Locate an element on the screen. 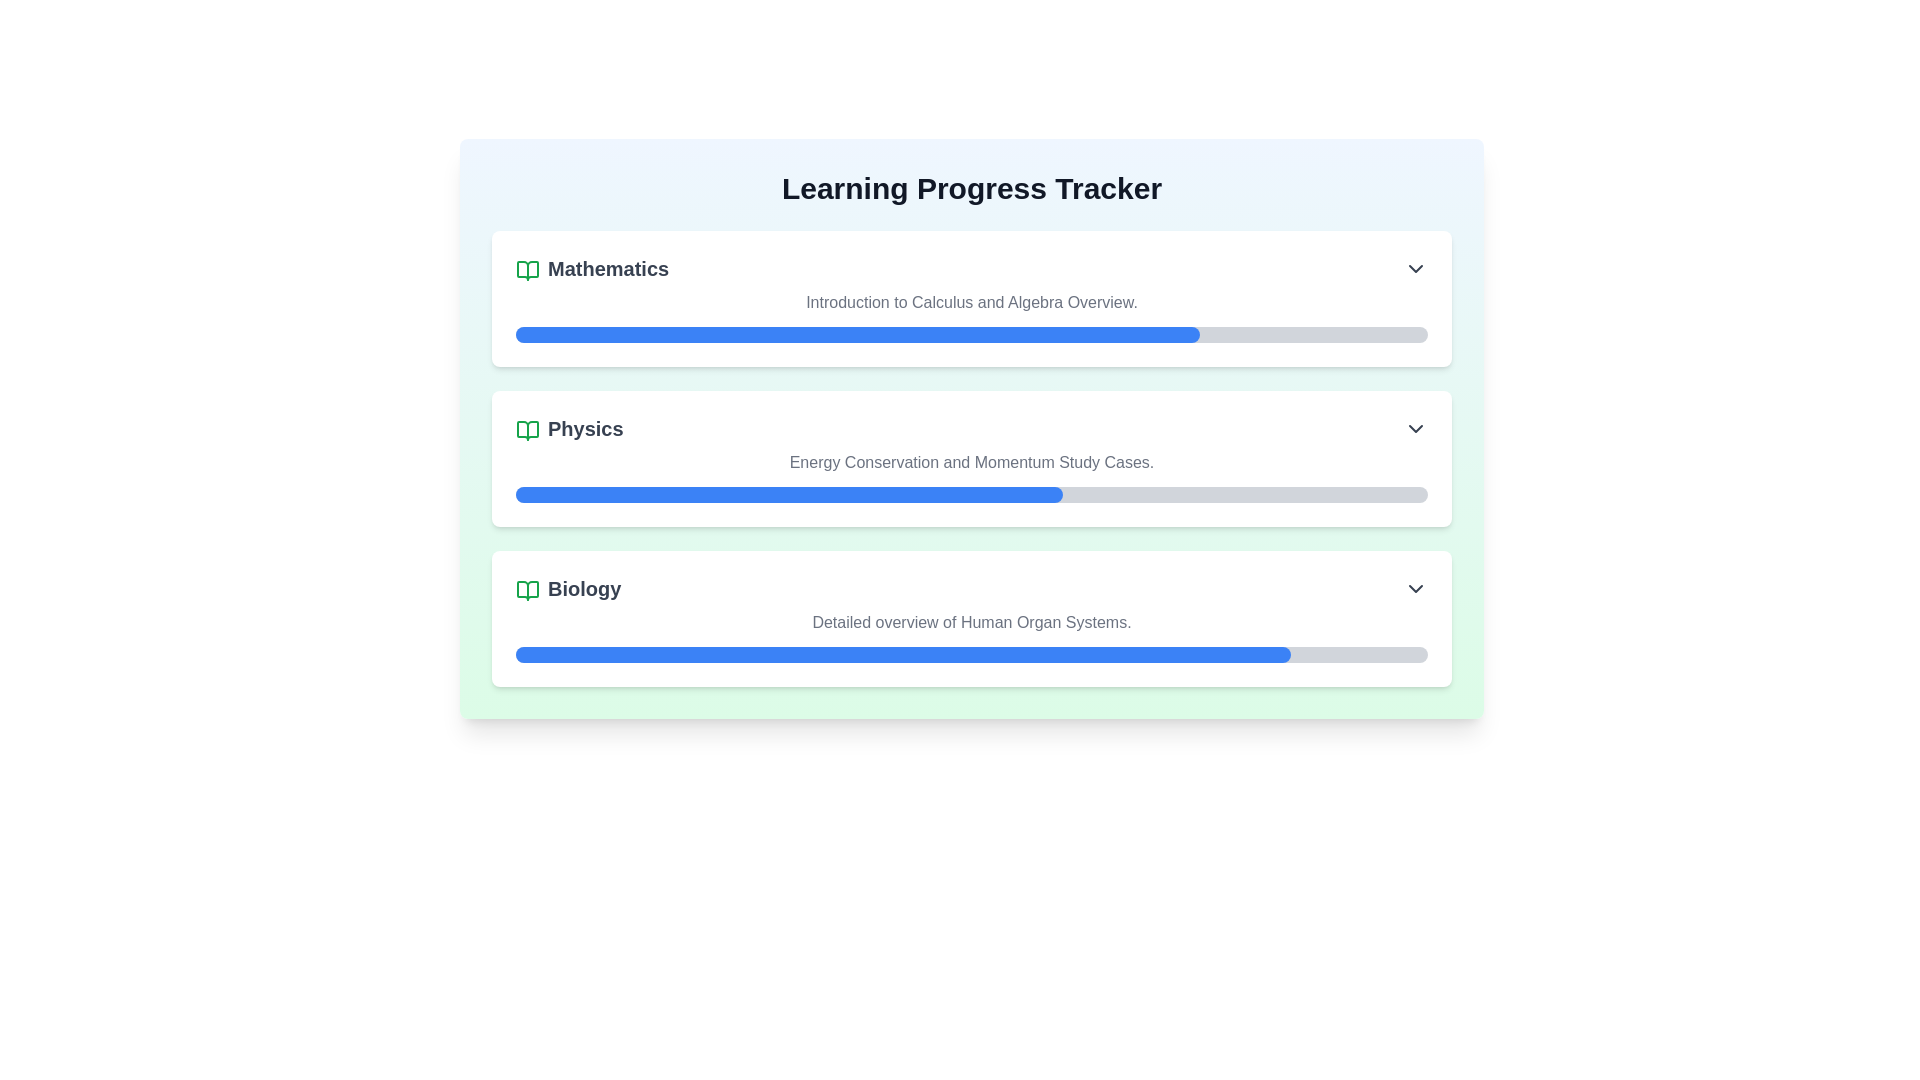 This screenshot has height=1080, width=1920. the Progress Bar representing 75% completion in the Mathematics section below 'Introduction to Calculus and Algebra Overview.' is located at coordinates (971, 334).